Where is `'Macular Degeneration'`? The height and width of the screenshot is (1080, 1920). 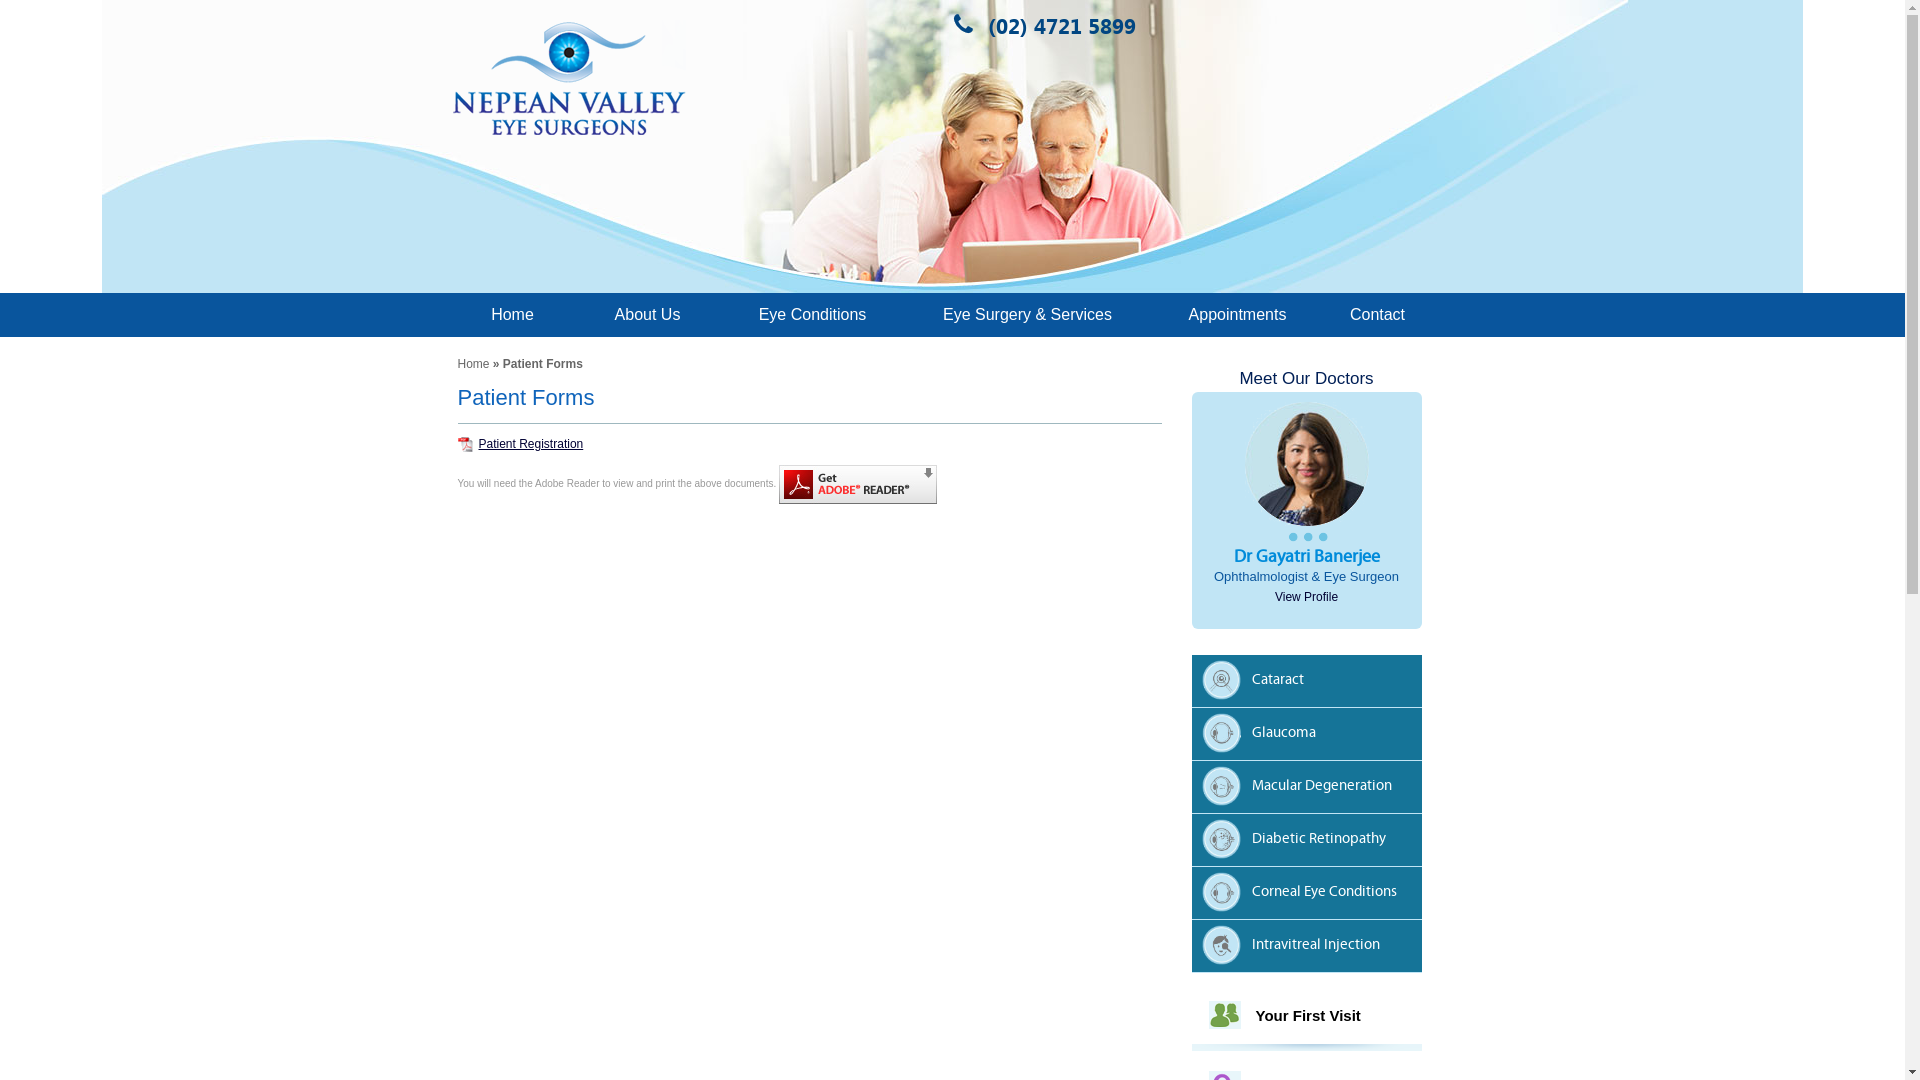 'Macular Degeneration' is located at coordinates (1311, 788).